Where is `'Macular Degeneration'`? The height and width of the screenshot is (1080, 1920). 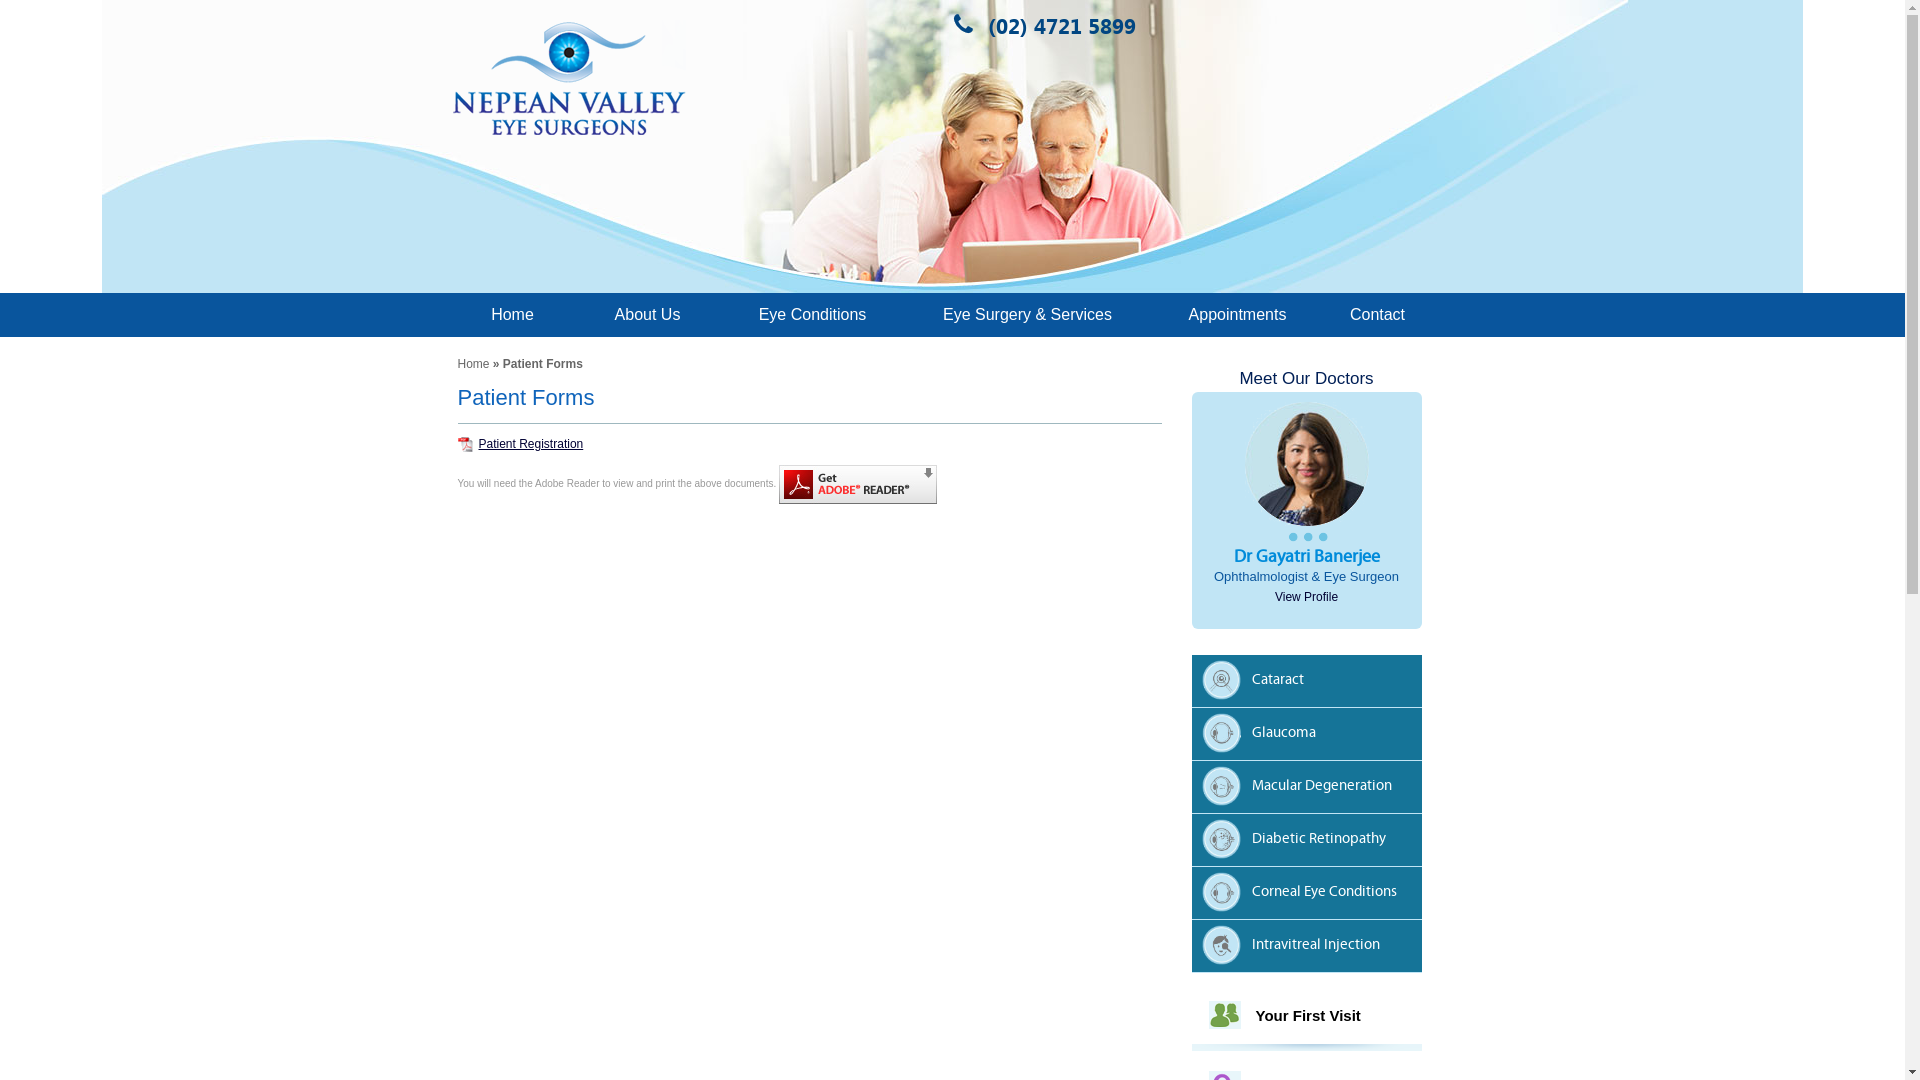 'Macular Degeneration' is located at coordinates (1311, 788).